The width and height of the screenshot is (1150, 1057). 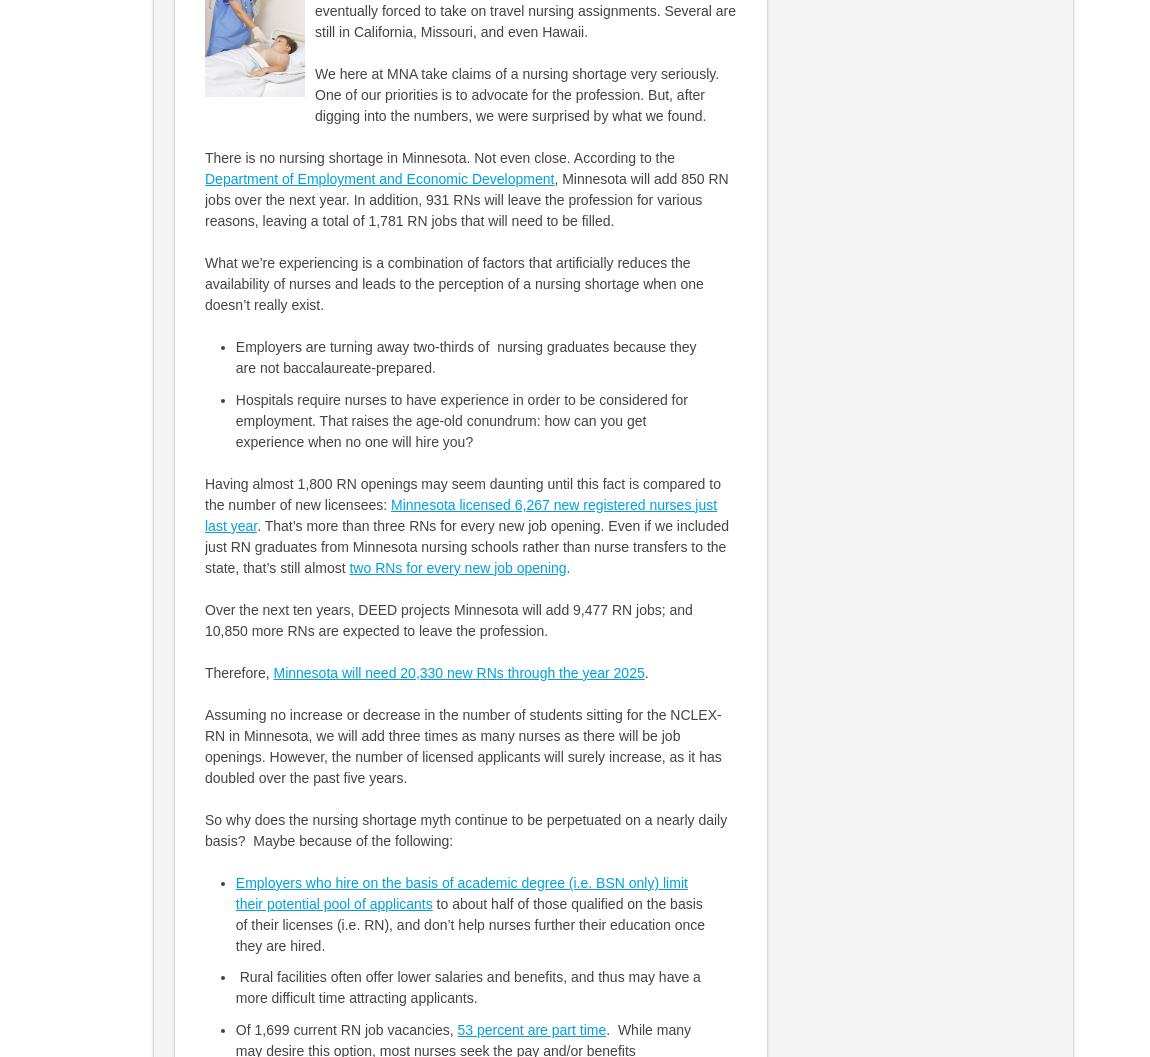 I want to click on ', Minnesota will add 850 RN jobs over the next year. In addition, 931 RNs will leave the profession for various reasons, leaving a total of 1,781 RN jobs that will need to be filled.', so click(x=466, y=199).